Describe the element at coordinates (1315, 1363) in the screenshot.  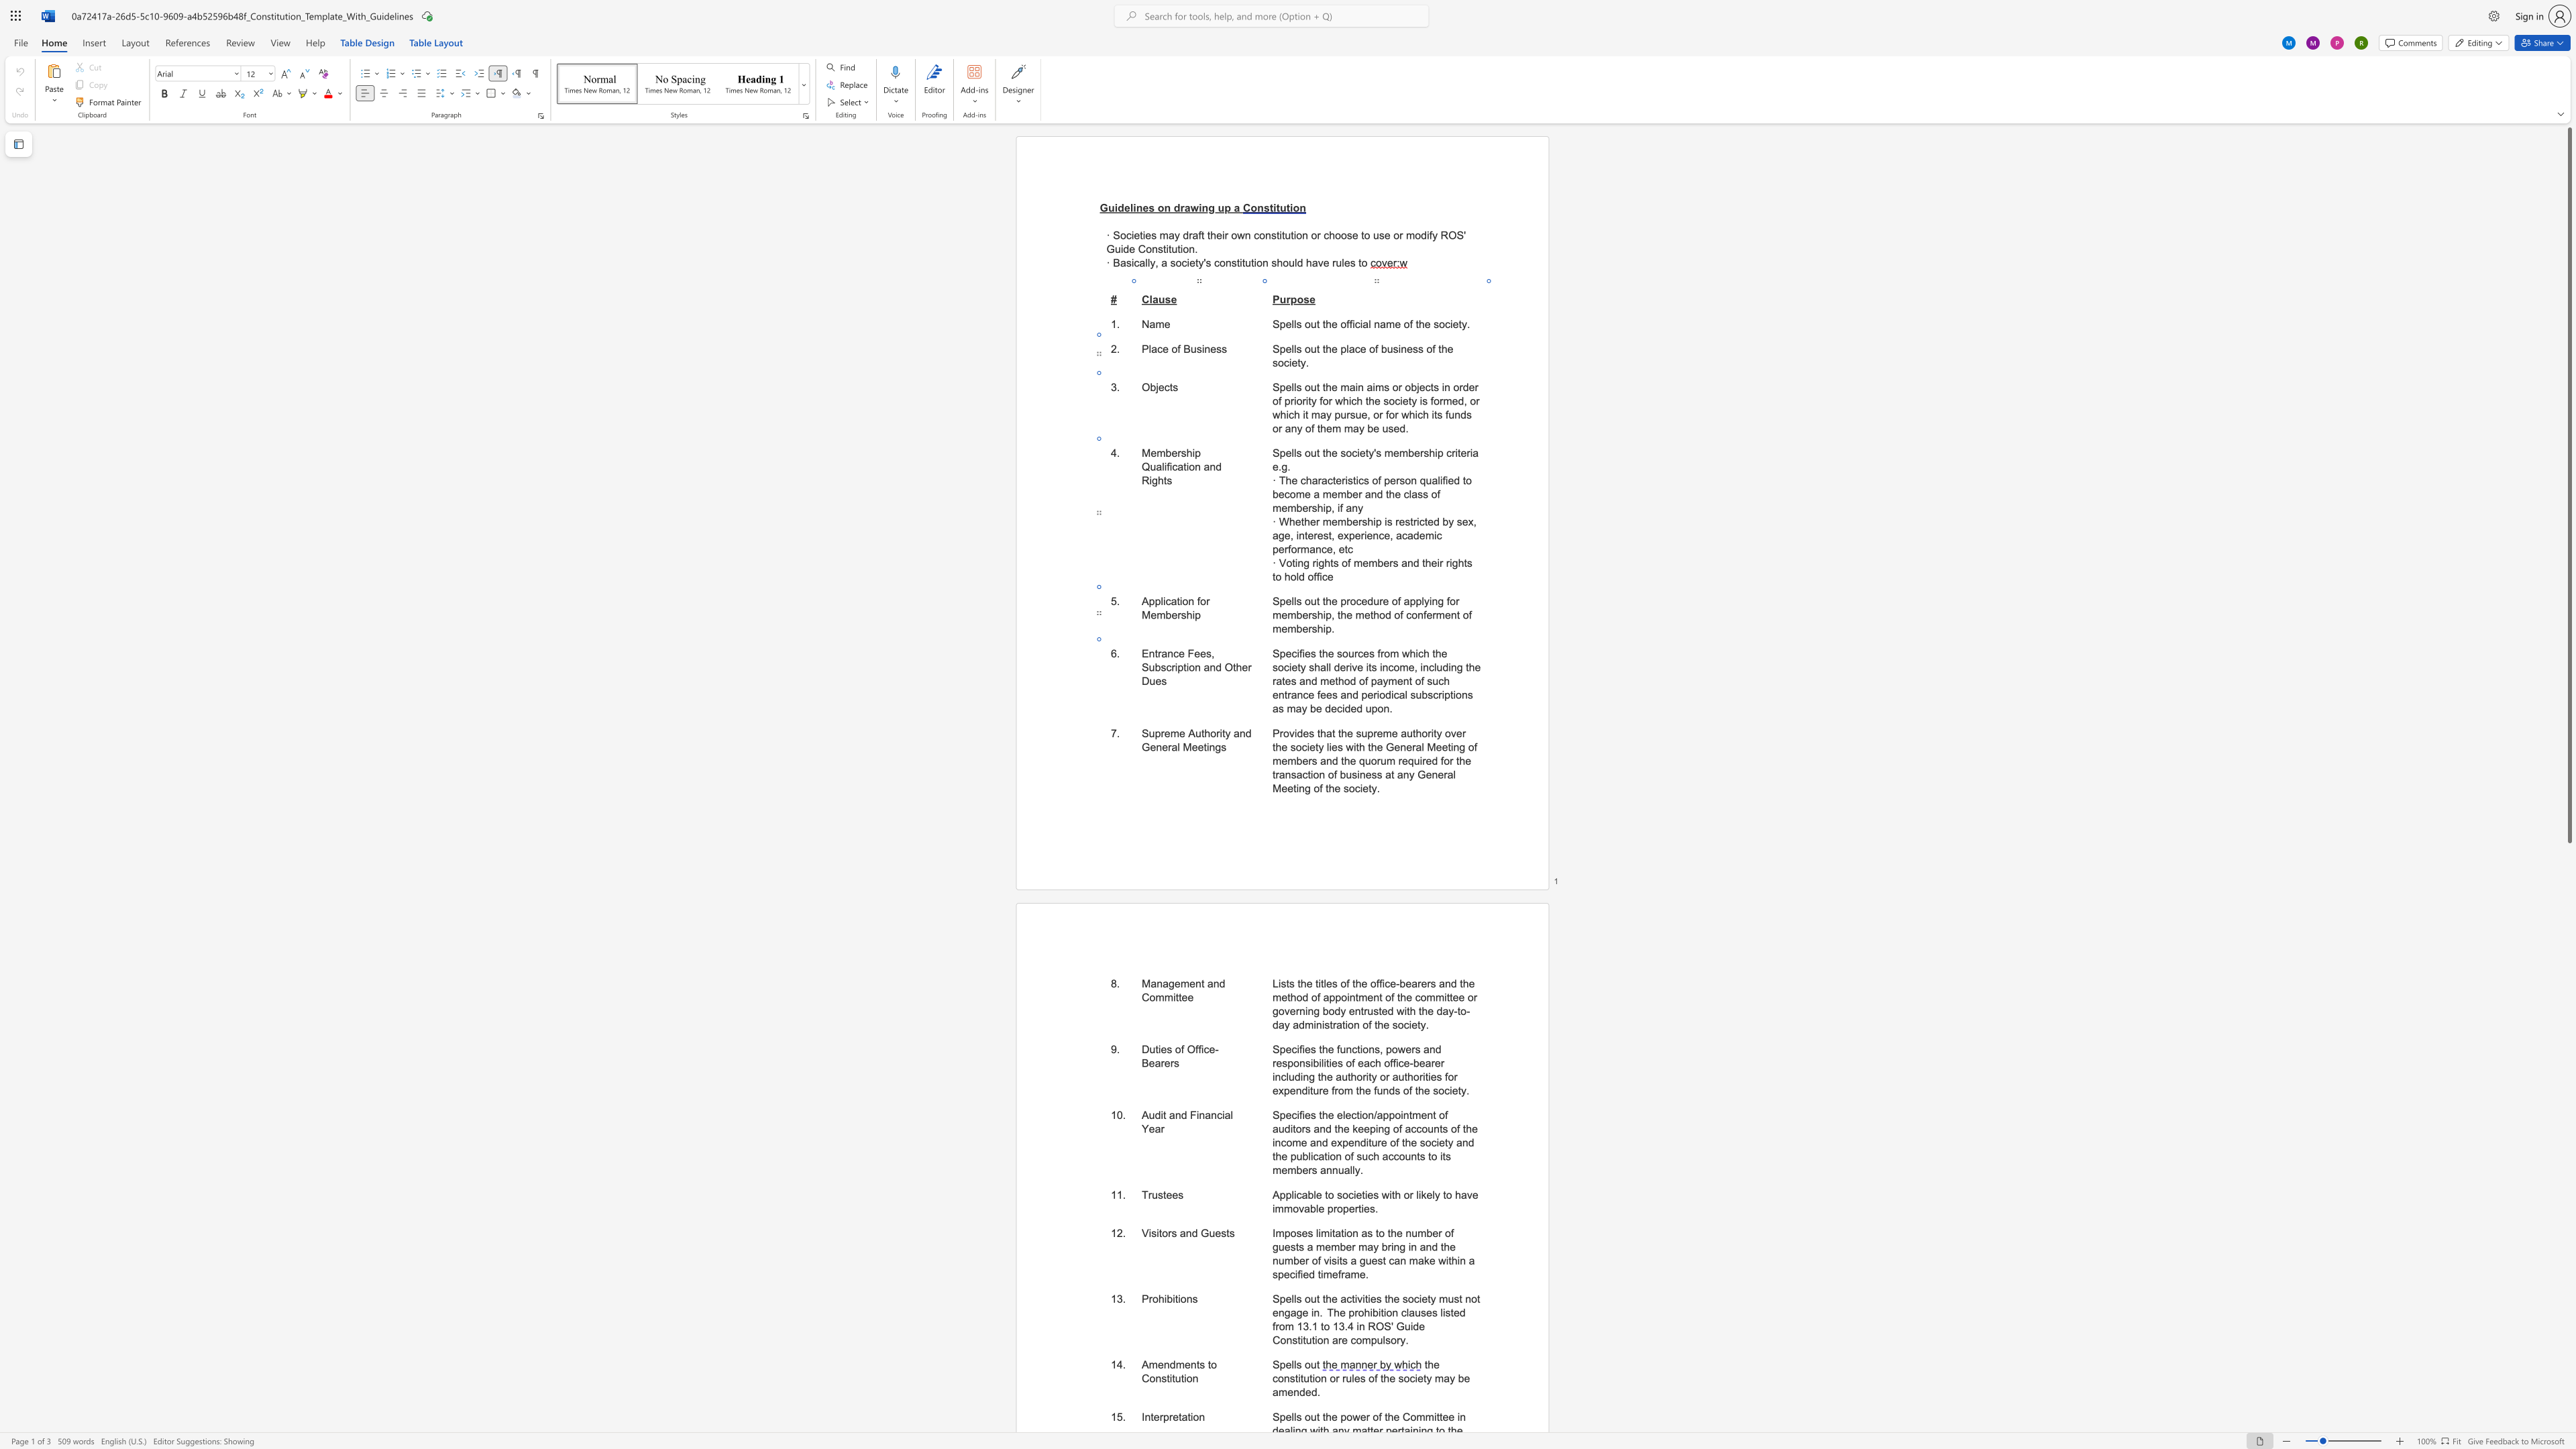
I see `the space between the continuous character "u" and "t" in the text` at that location.